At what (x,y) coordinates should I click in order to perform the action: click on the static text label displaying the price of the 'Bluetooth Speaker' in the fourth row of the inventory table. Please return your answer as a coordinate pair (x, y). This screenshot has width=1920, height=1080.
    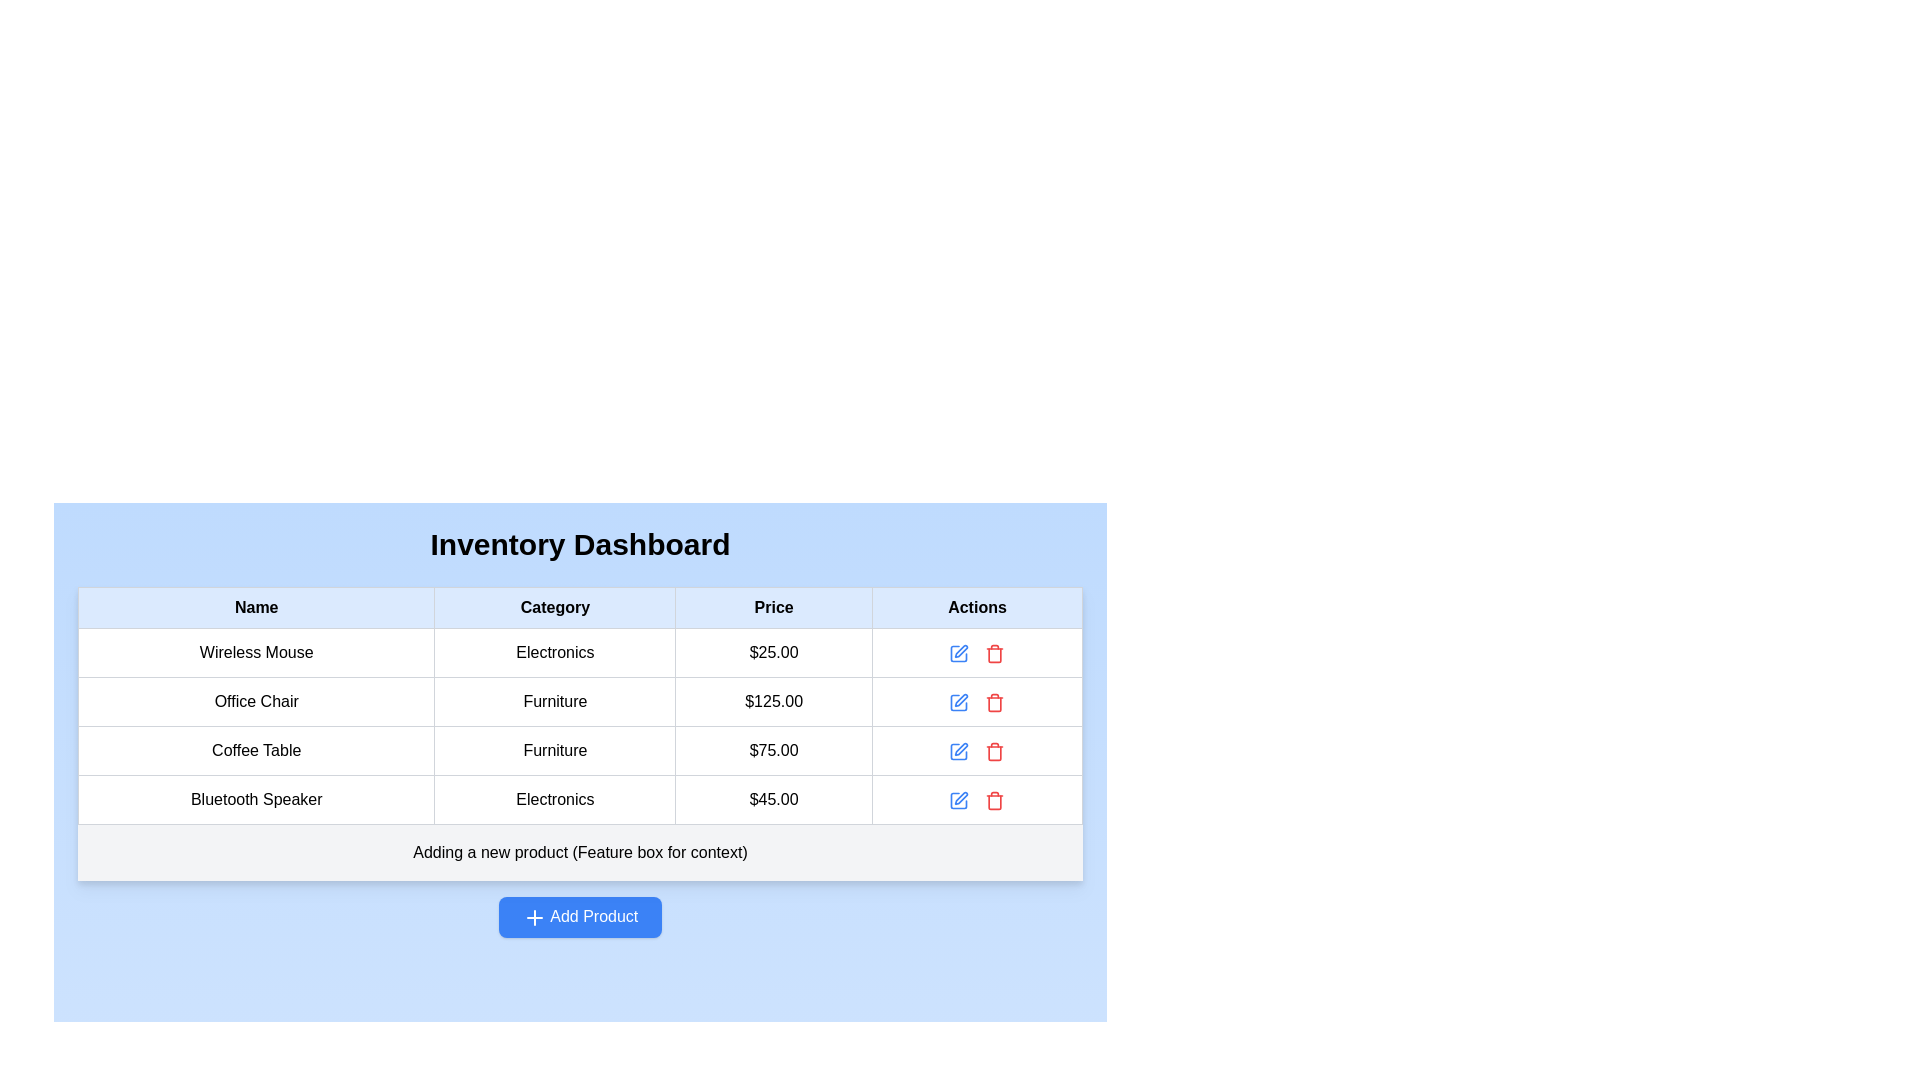
    Looking at the image, I should click on (773, 798).